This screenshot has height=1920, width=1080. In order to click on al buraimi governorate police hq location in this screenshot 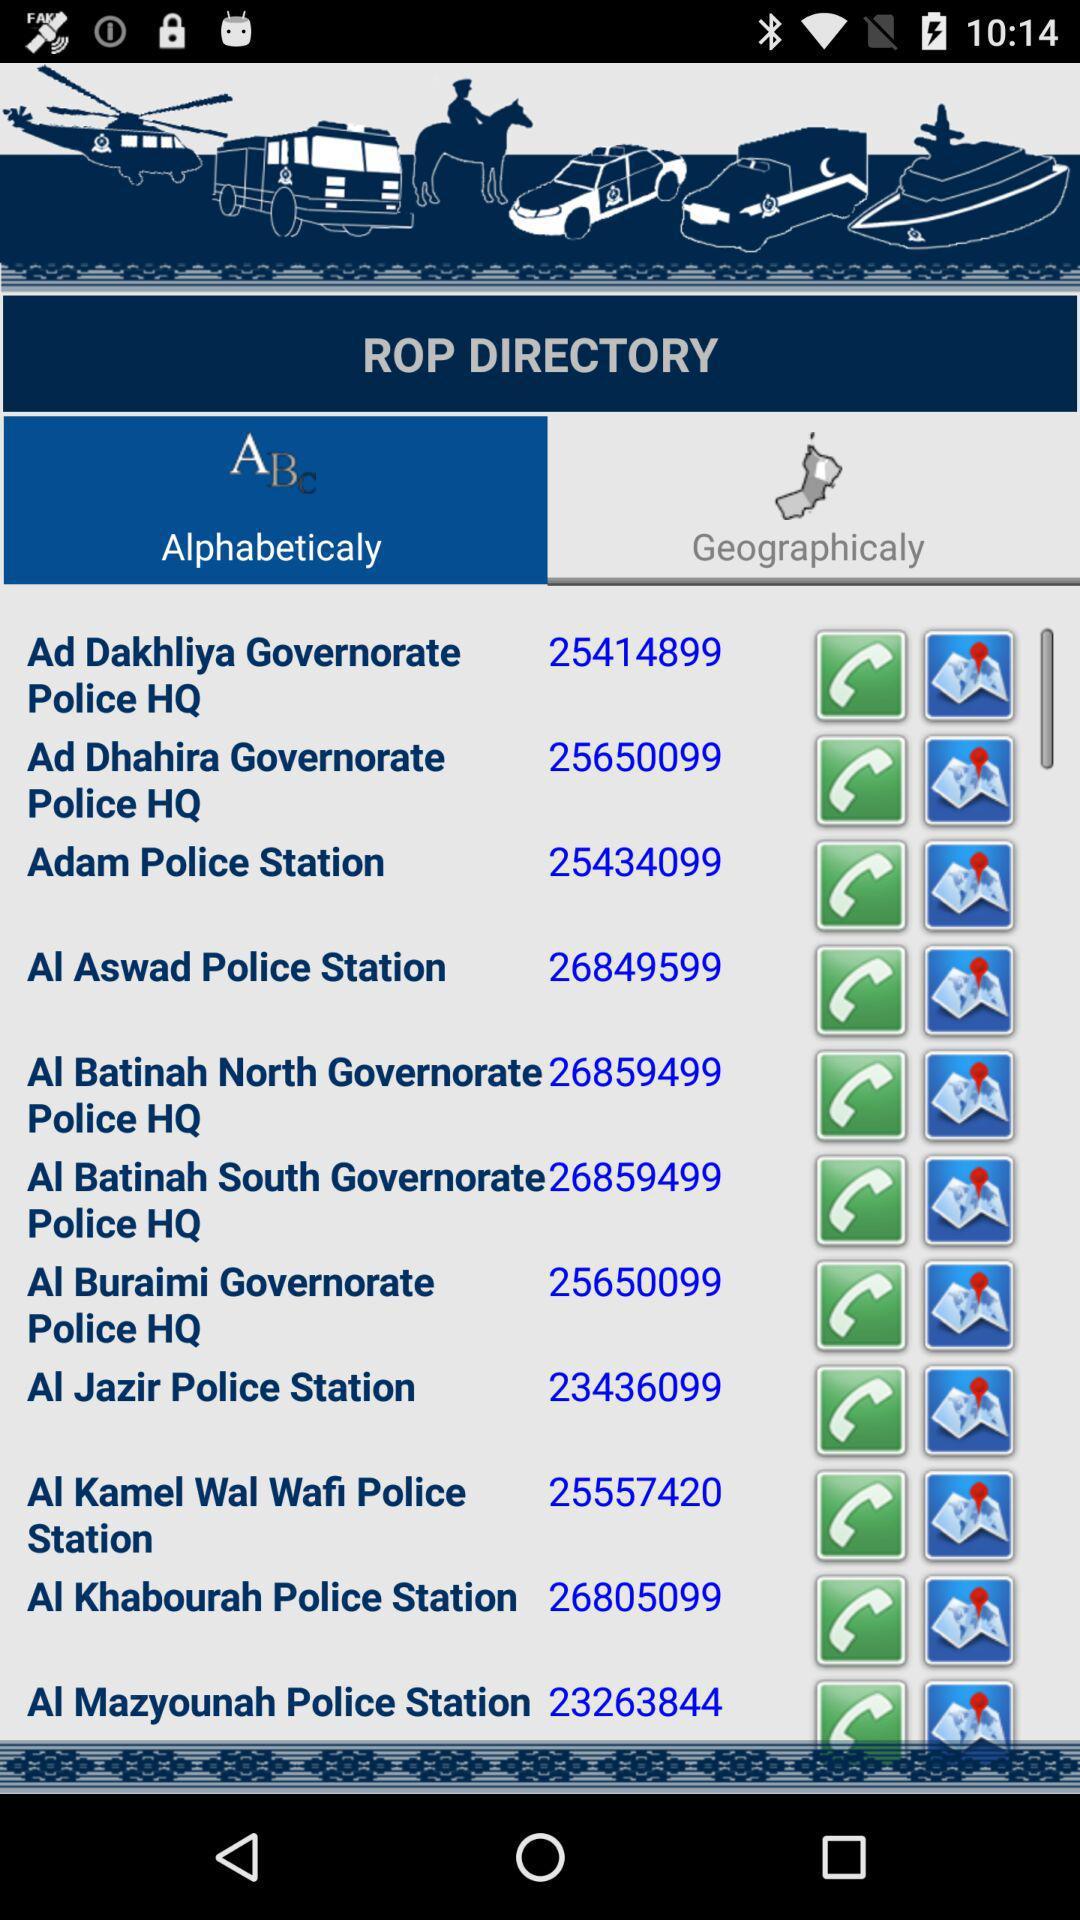, I will do `click(967, 1306)`.